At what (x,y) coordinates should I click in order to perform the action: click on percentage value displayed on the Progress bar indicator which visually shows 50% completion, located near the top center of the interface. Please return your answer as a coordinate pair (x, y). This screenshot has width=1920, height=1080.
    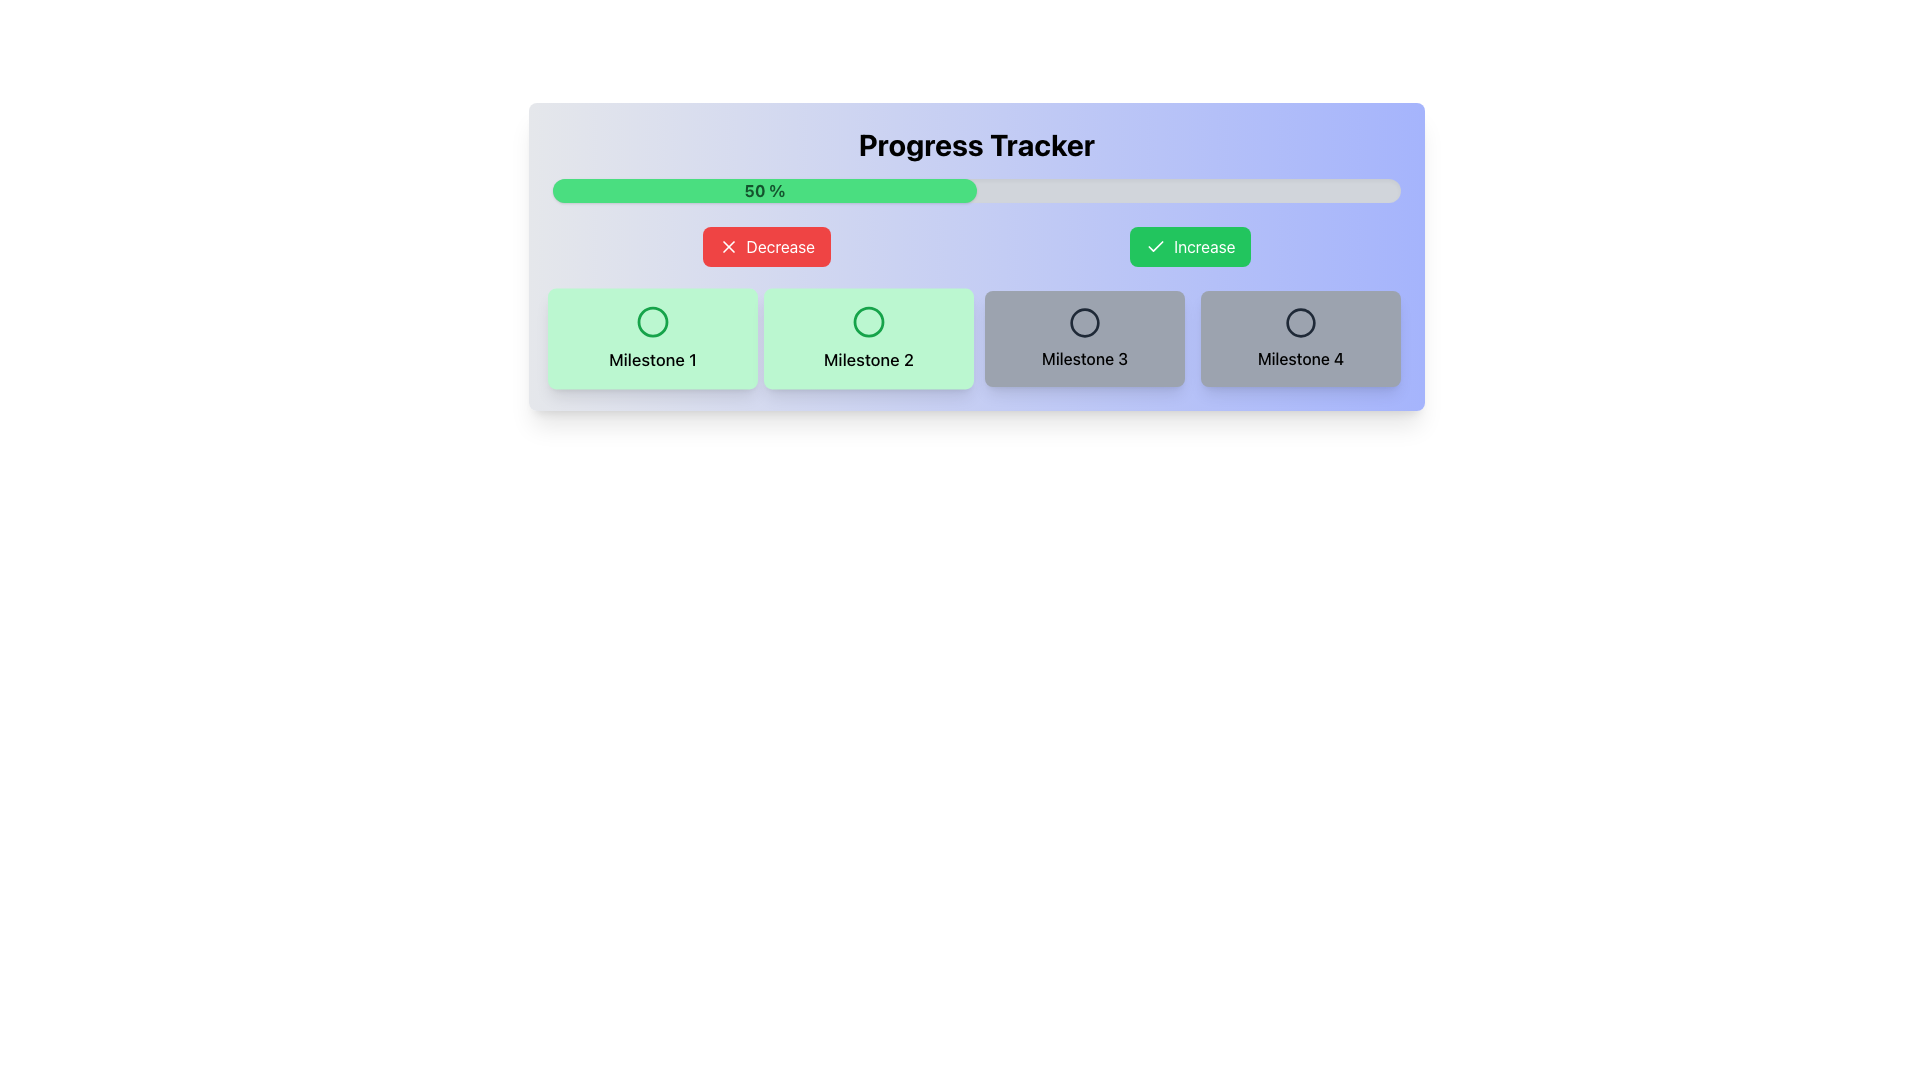
    Looking at the image, I should click on (763, 191).